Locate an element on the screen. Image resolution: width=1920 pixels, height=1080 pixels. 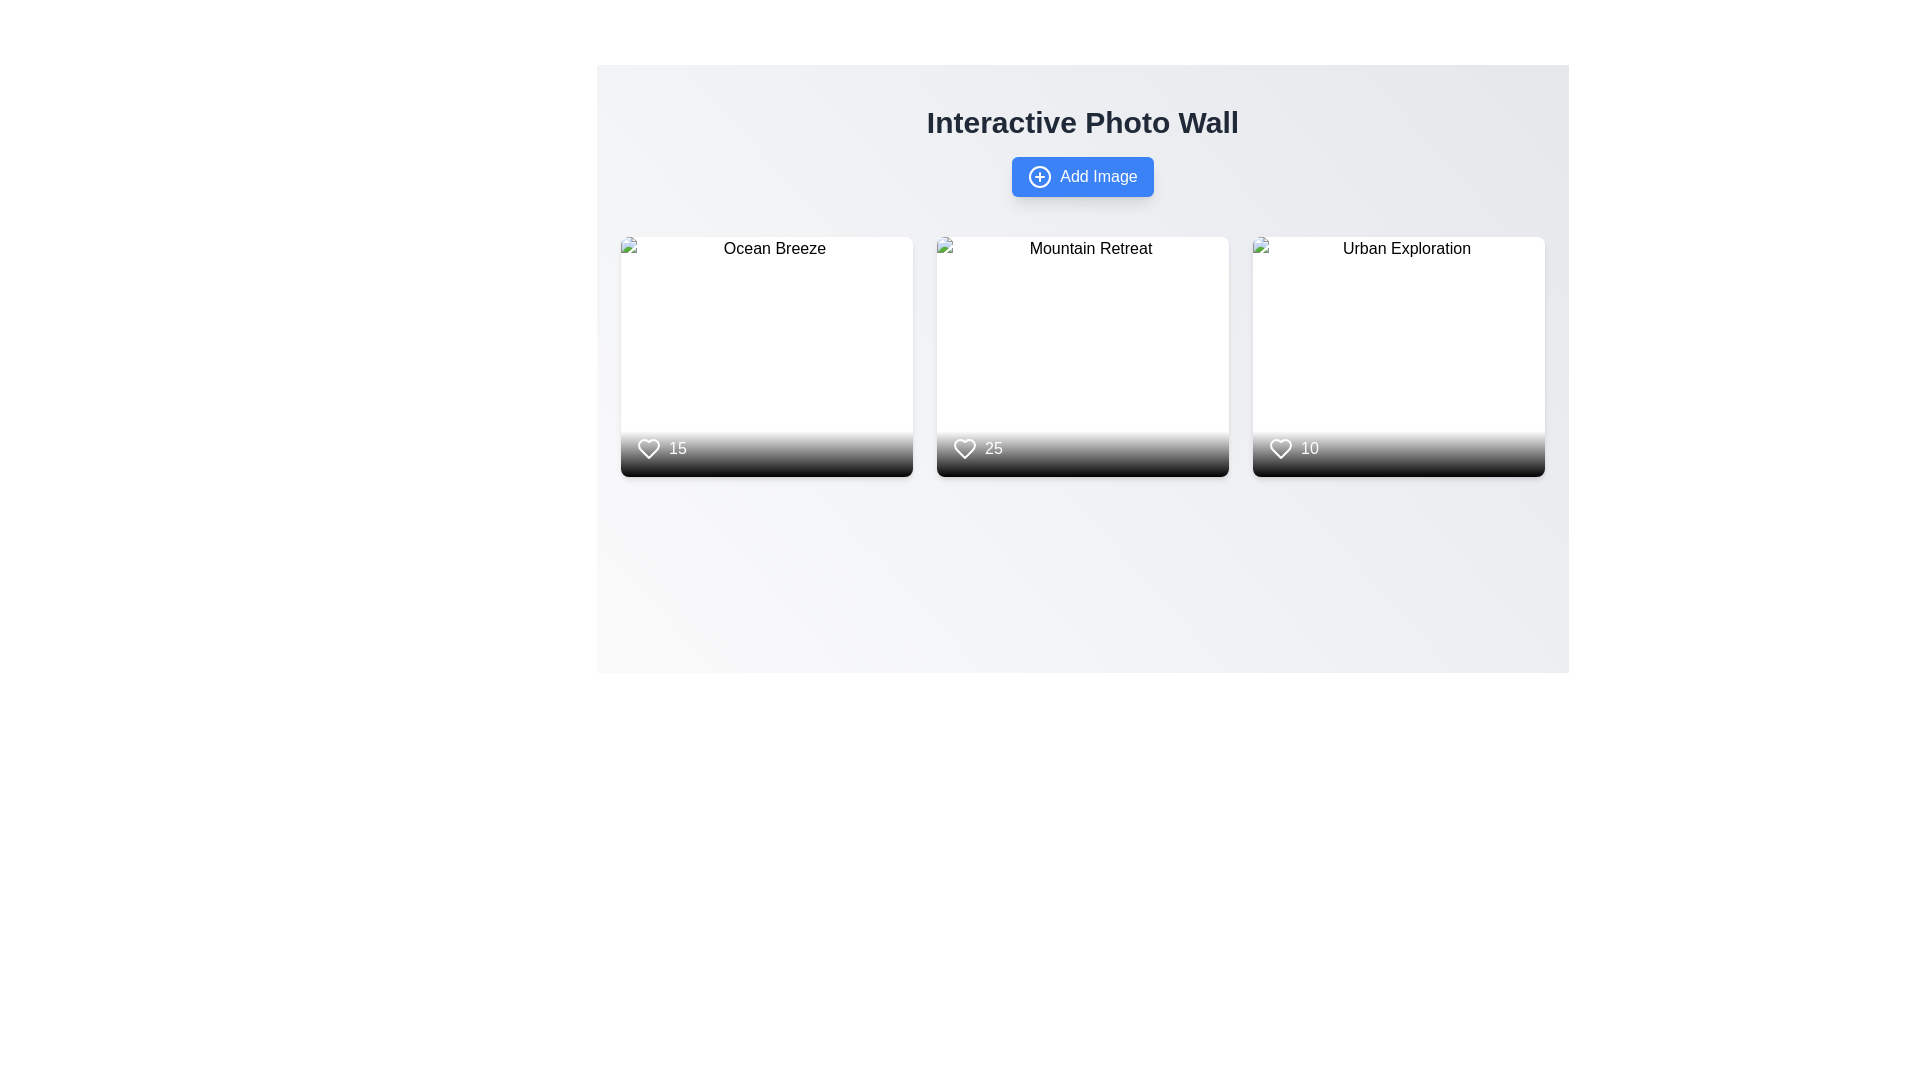
the static display element featuring a black gradient bar with a translucent effect, a white heart icon, and the number '25' in white text, located at the lower part of the 'Mountain Retreat' card is located at coordinates (1082, 430).